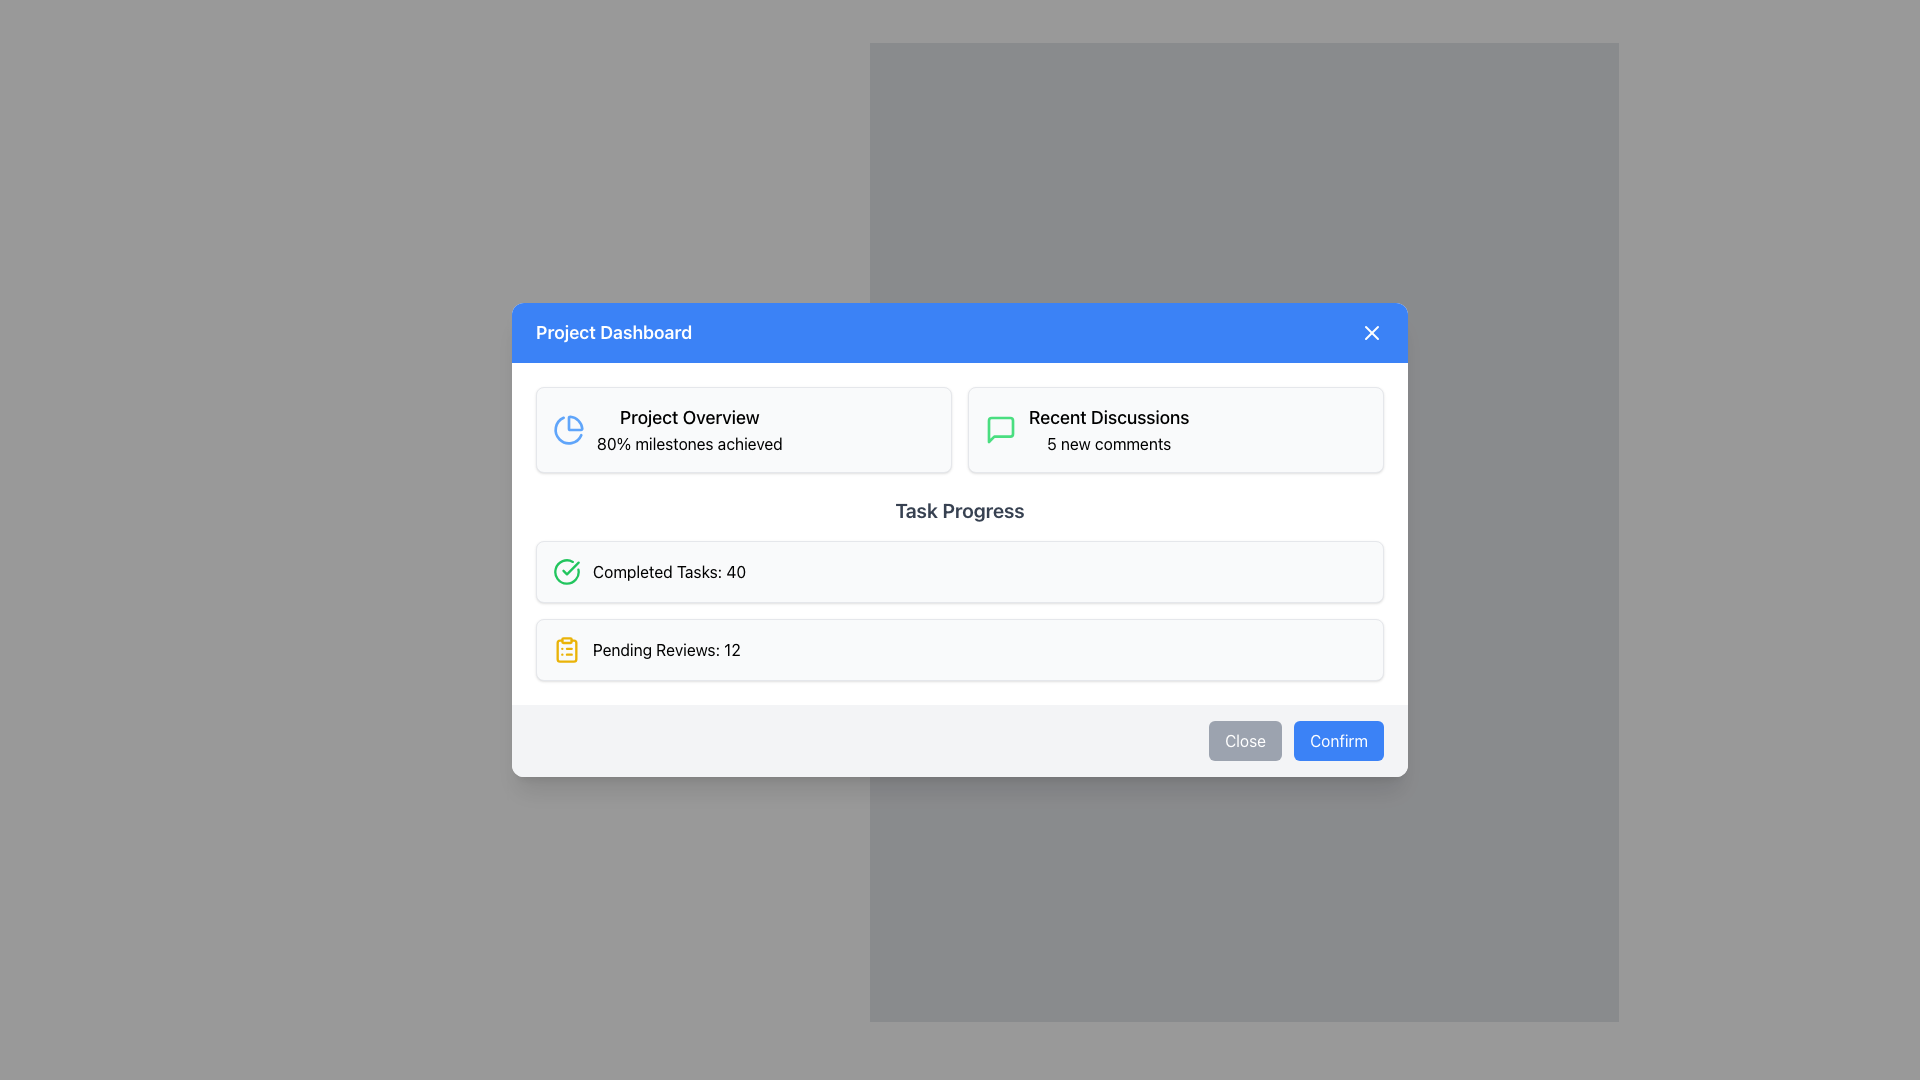 This screenshot has height=1080, width=1920. I want to click on the text block that summarizes recent discussions and shows the count of unread comments, located in the second card of the top row of the content grid, adjacent to the 'Project Overview' card, so click(1108, 428).